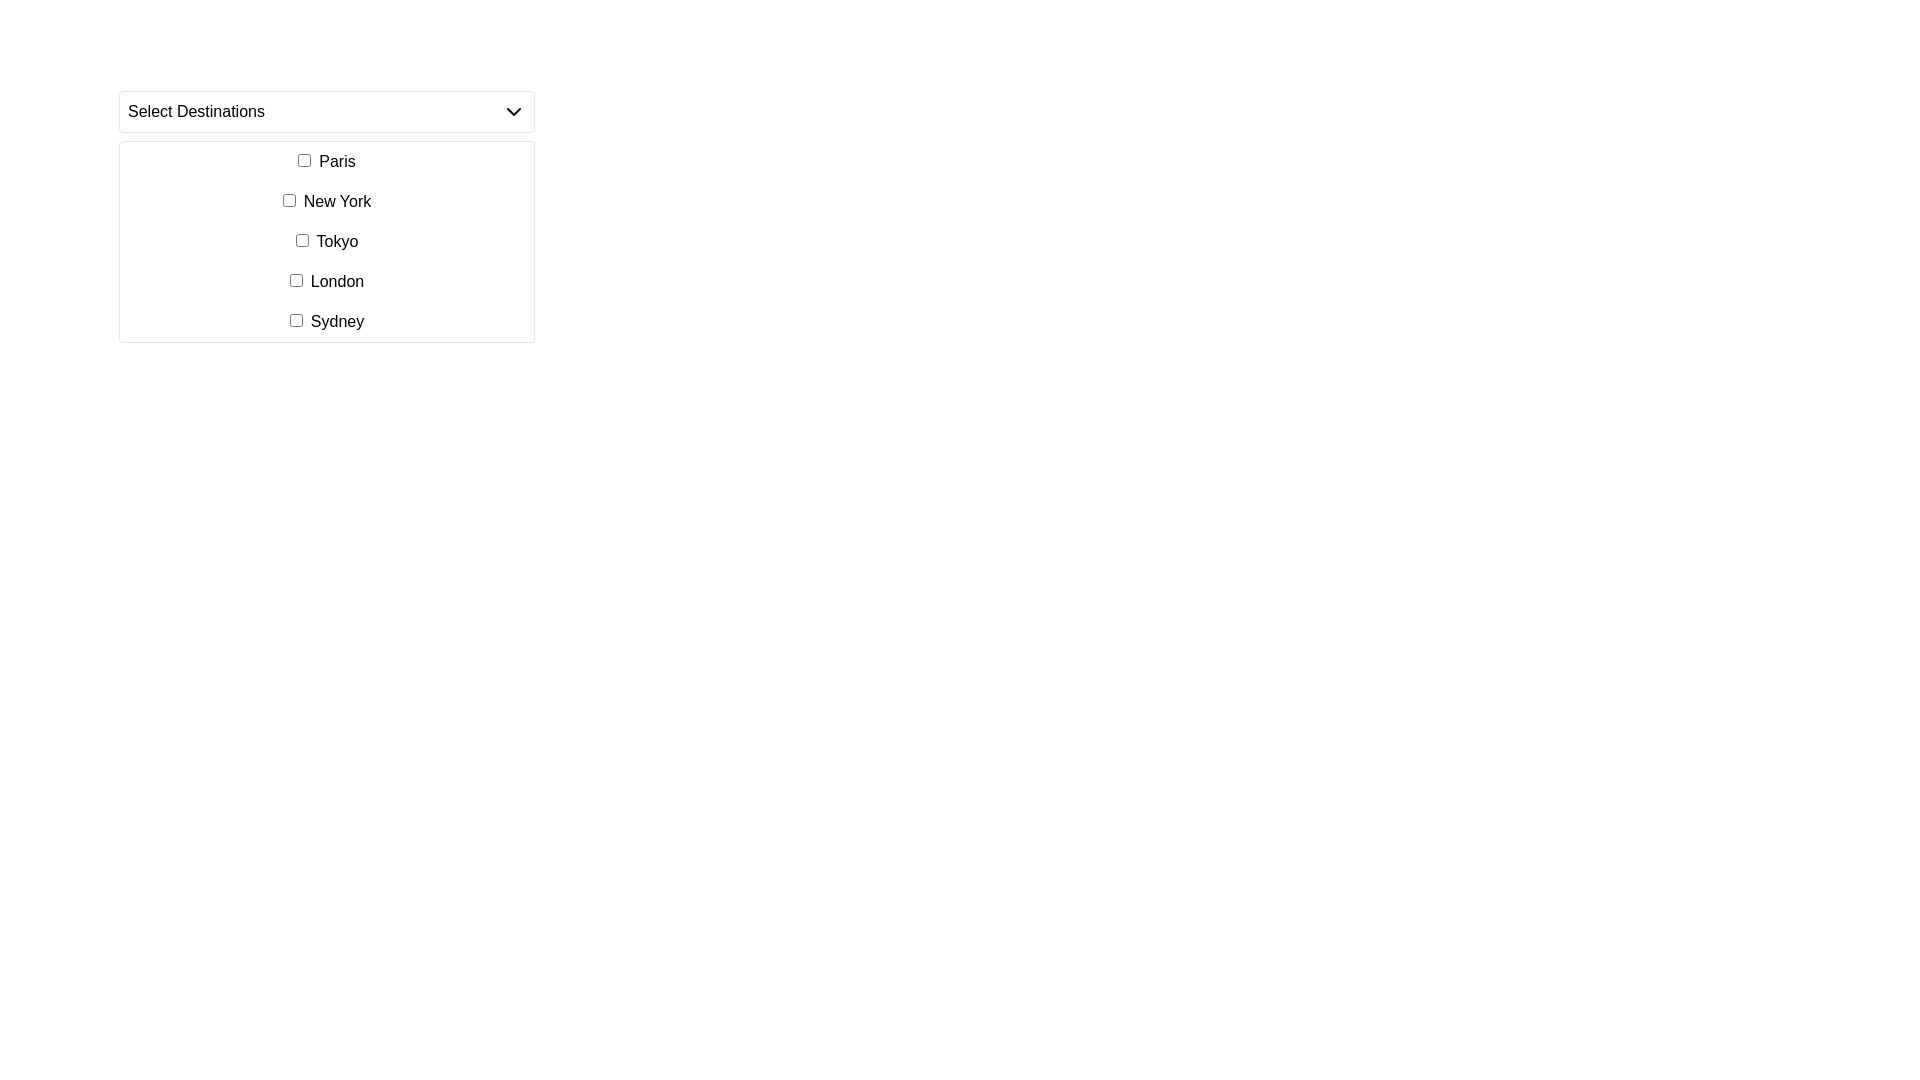  Describe the element at coordinates (326, 182) in the screenshot. I see `the 'New York' checkbox in the dropdown list` at that location.